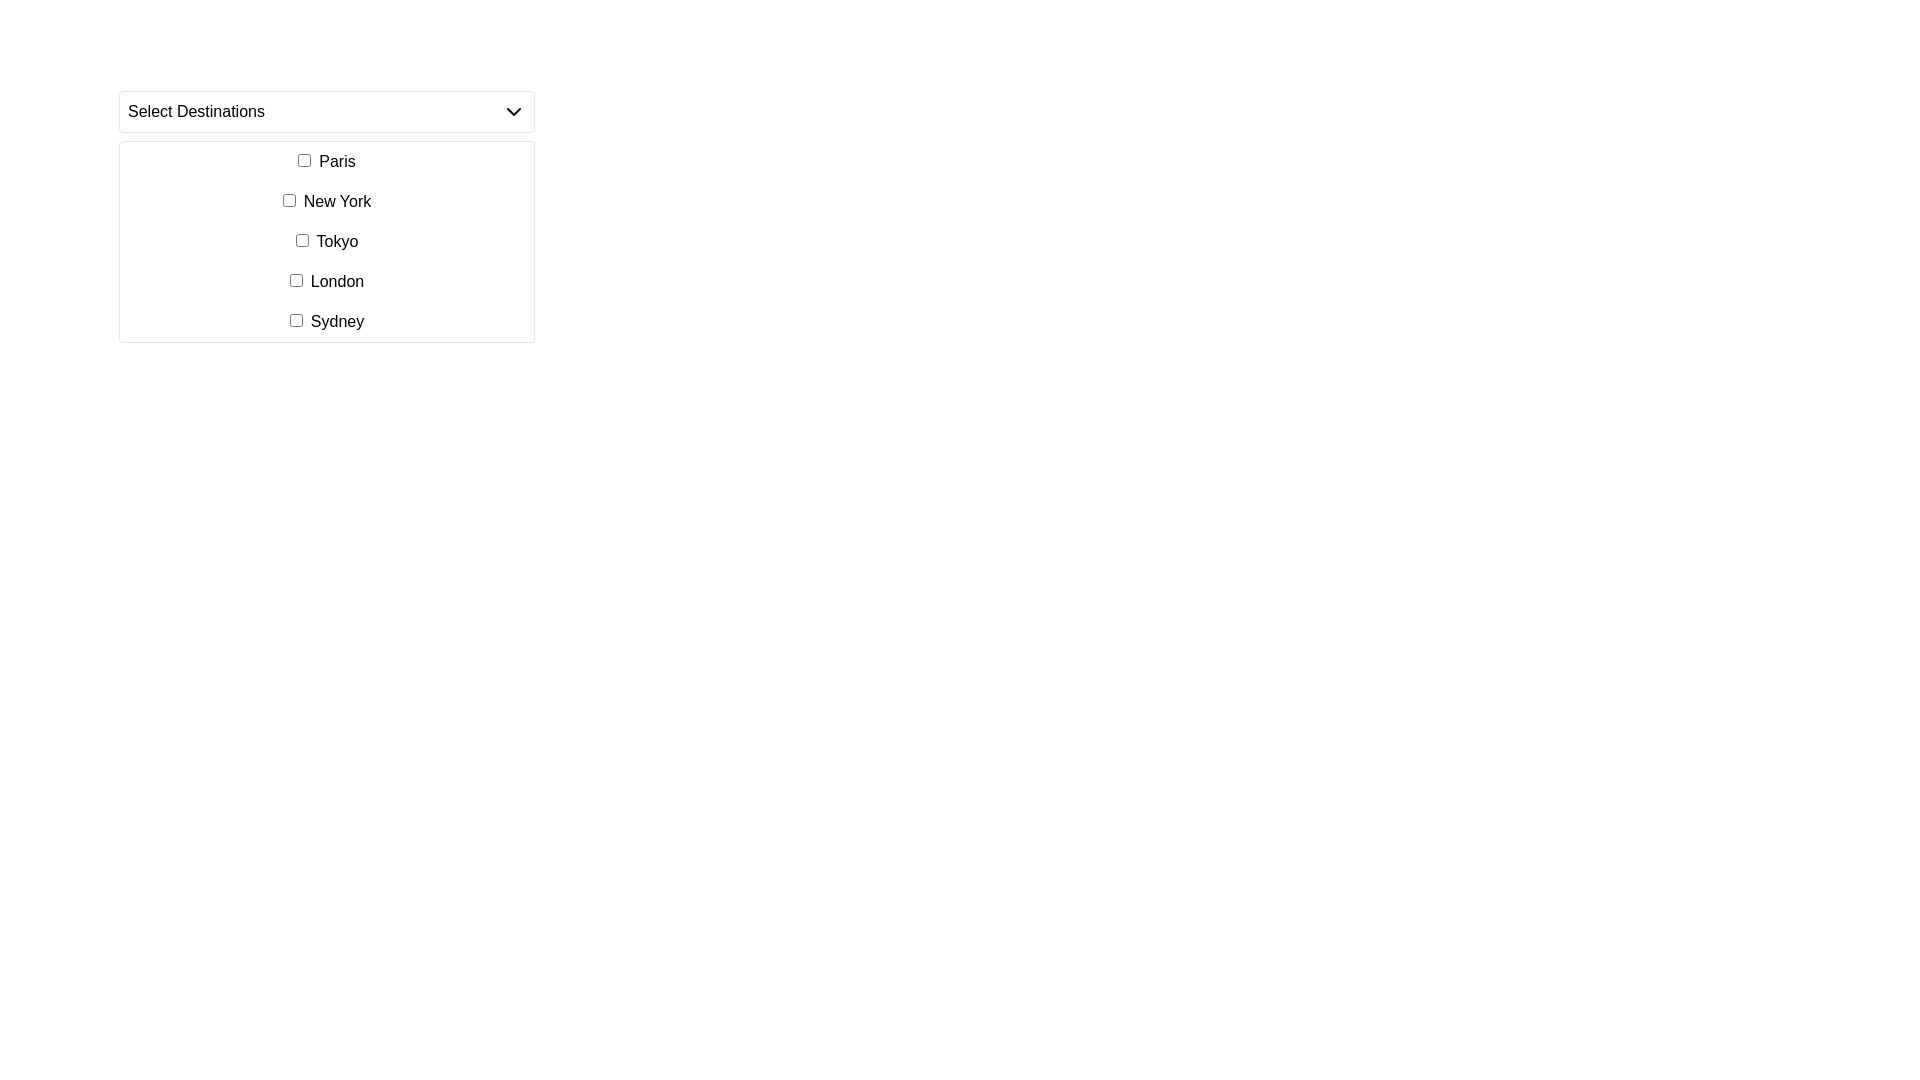  Describe the element at coordinates (326, 182) in the screenshot. I see `the 'New York' checkbox in the dropdown list` at that location.